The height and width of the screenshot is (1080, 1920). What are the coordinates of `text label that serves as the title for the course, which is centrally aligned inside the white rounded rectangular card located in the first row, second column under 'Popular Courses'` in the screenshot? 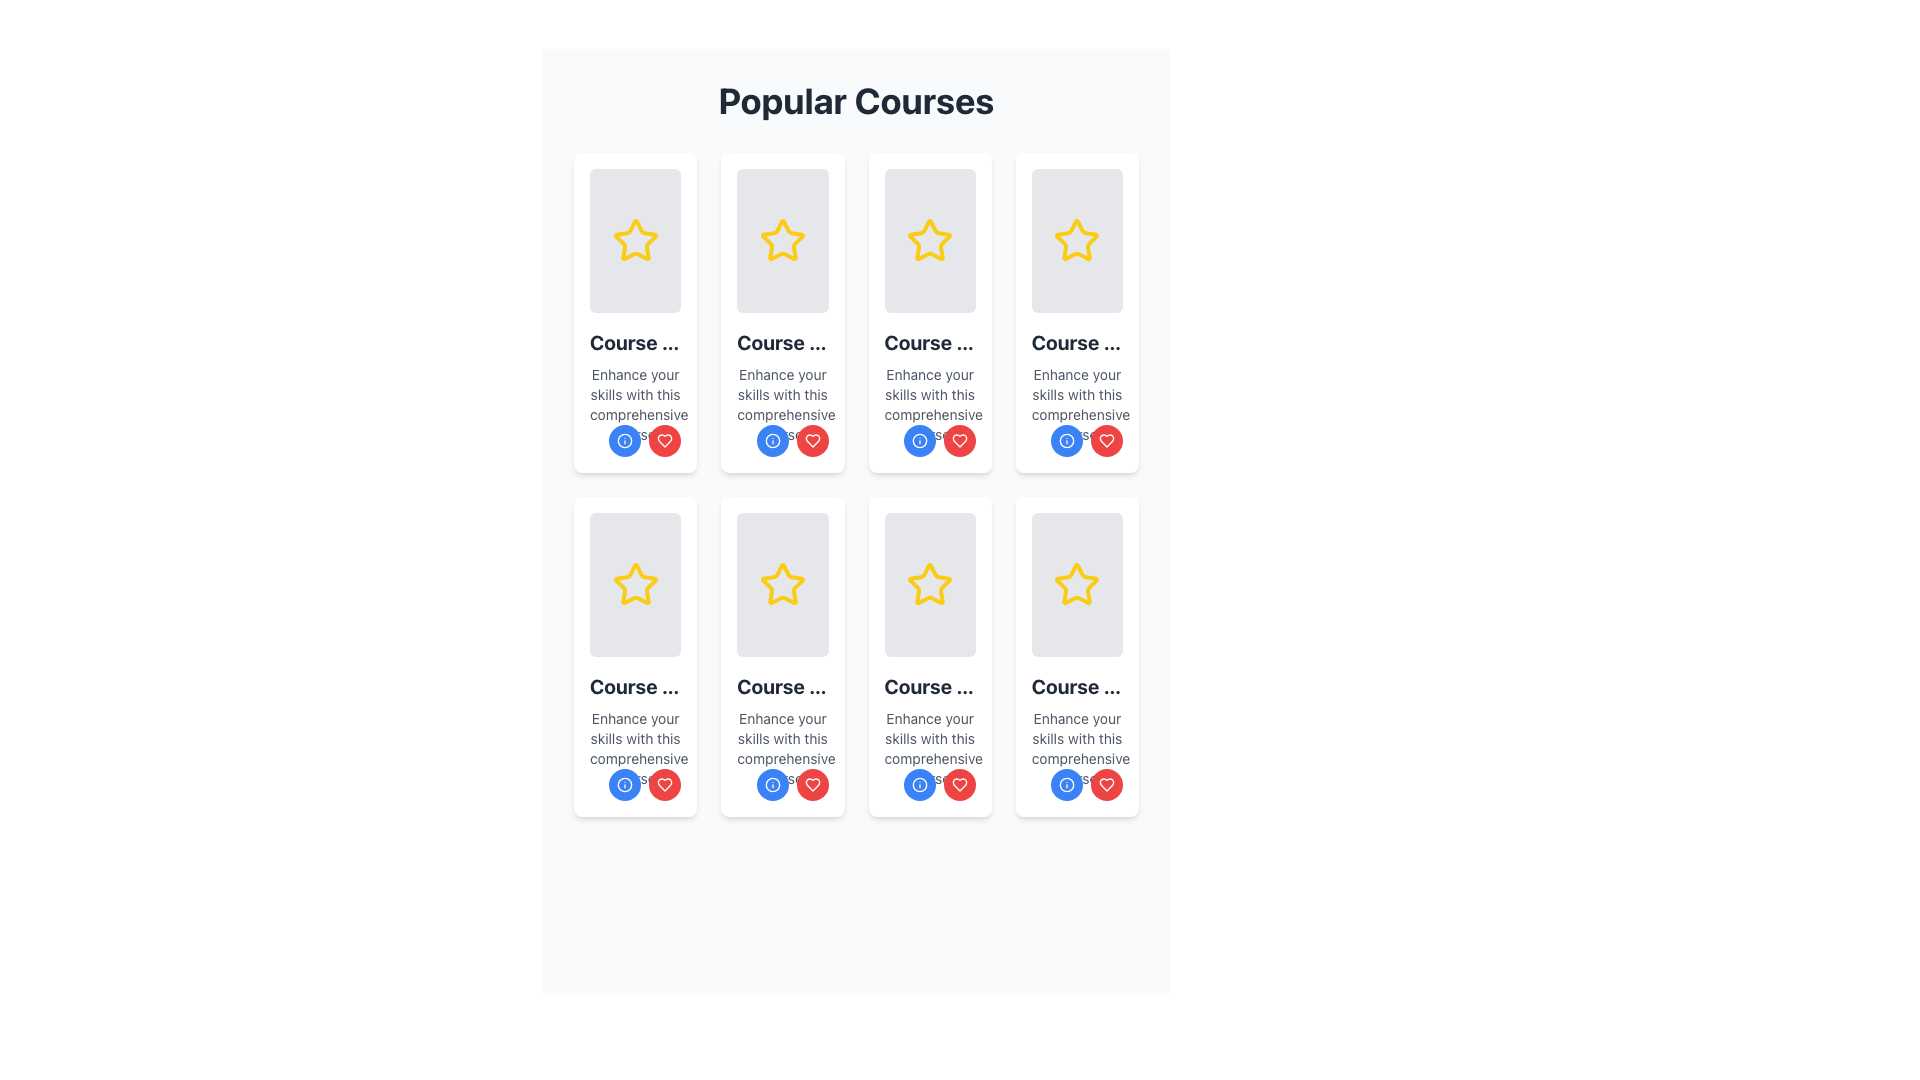 It's located at (634, 342).